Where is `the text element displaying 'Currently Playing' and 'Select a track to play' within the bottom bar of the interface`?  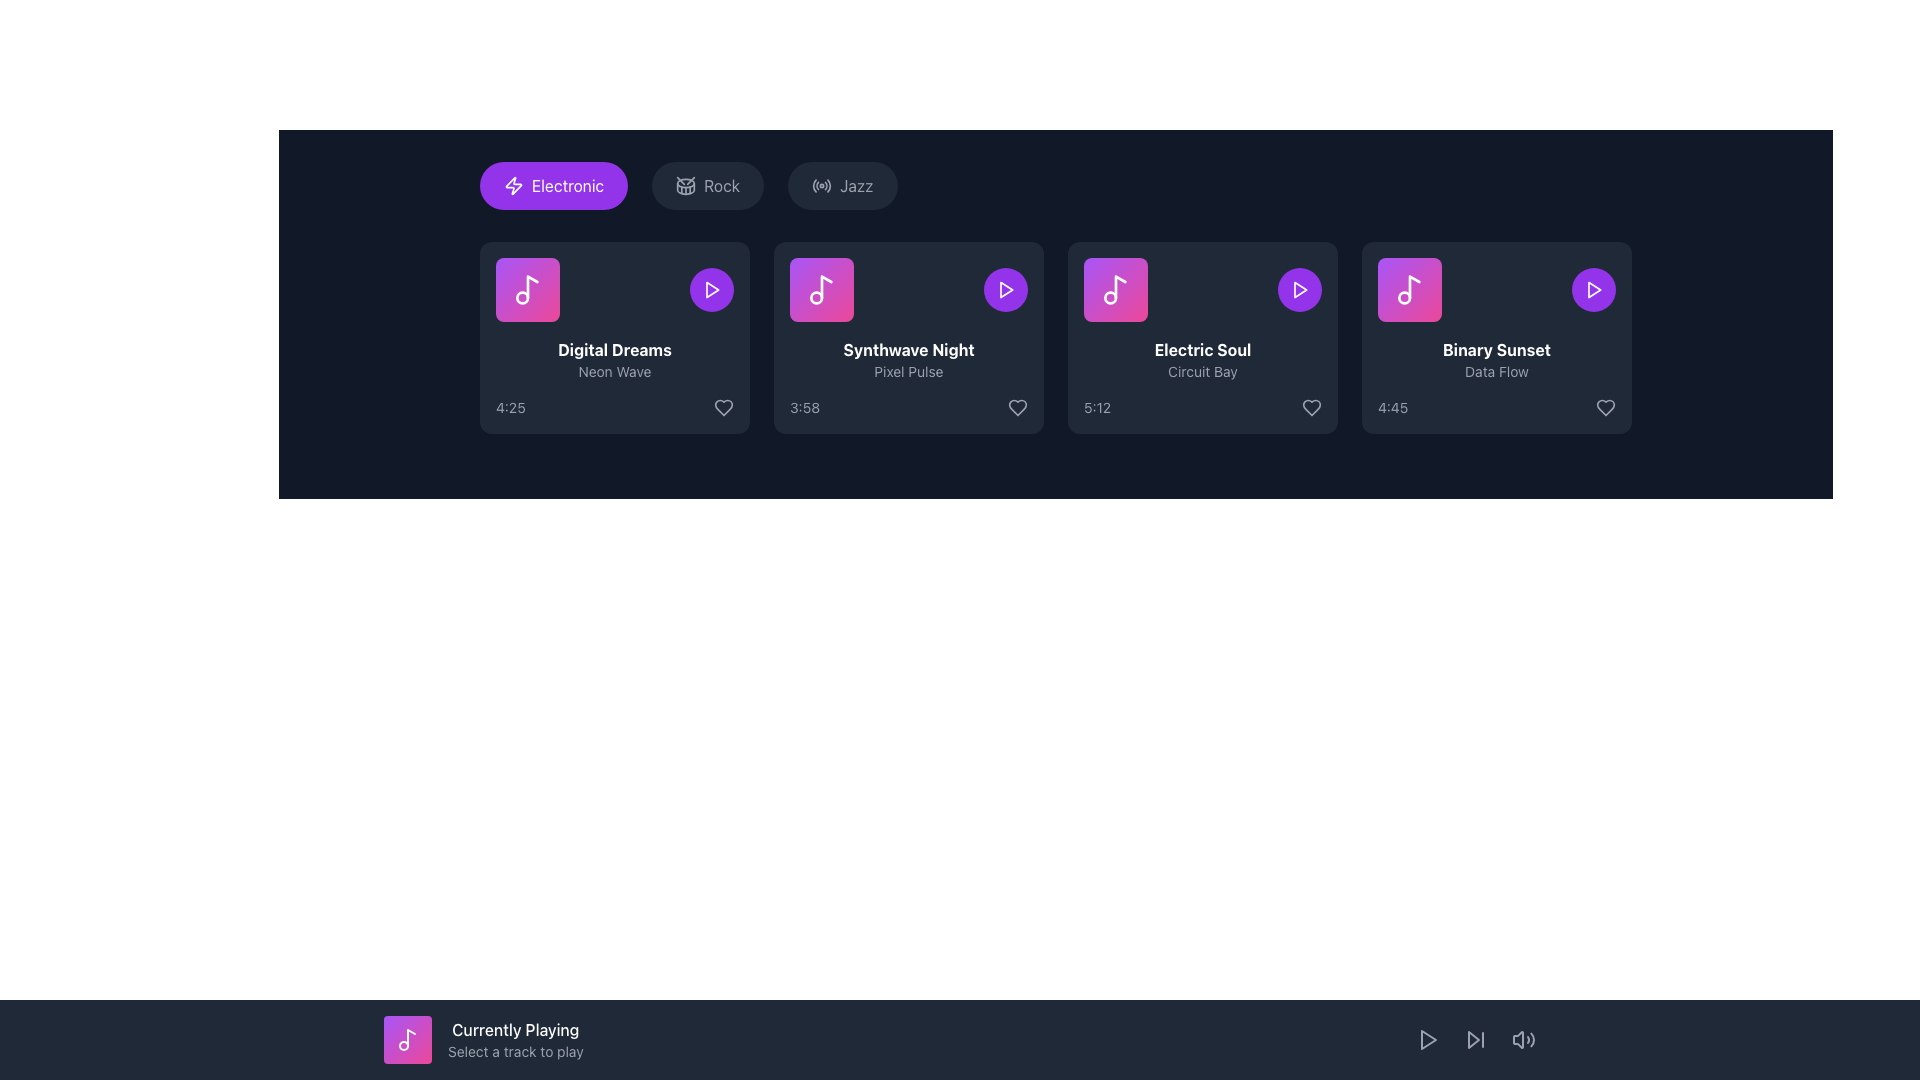
the text element displaying 'Currently Playing' and 'Select a track to play' within the bottom bar of the interface is located at coordinates (515, 1039).